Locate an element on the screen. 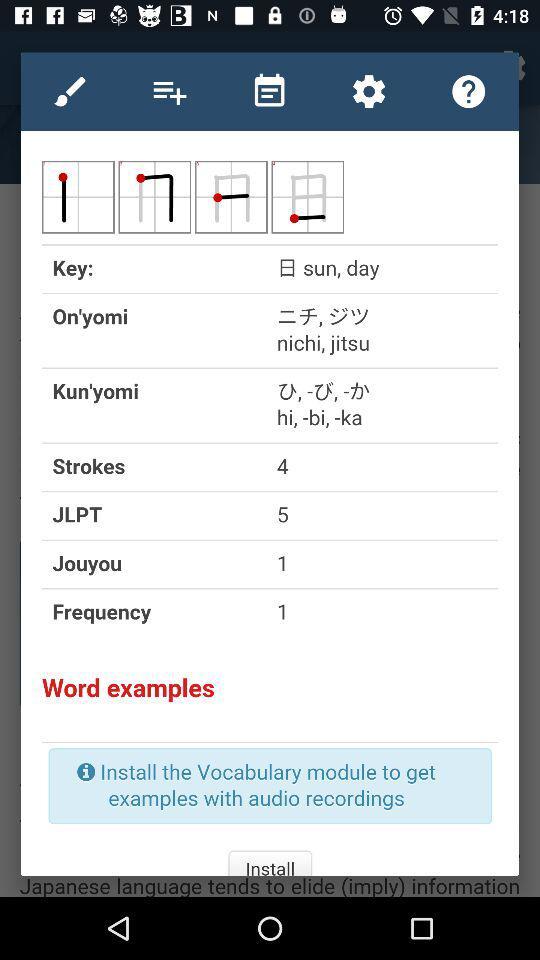 The image size is (540, 960). the date_range icon is located at coordinates (269, 98).